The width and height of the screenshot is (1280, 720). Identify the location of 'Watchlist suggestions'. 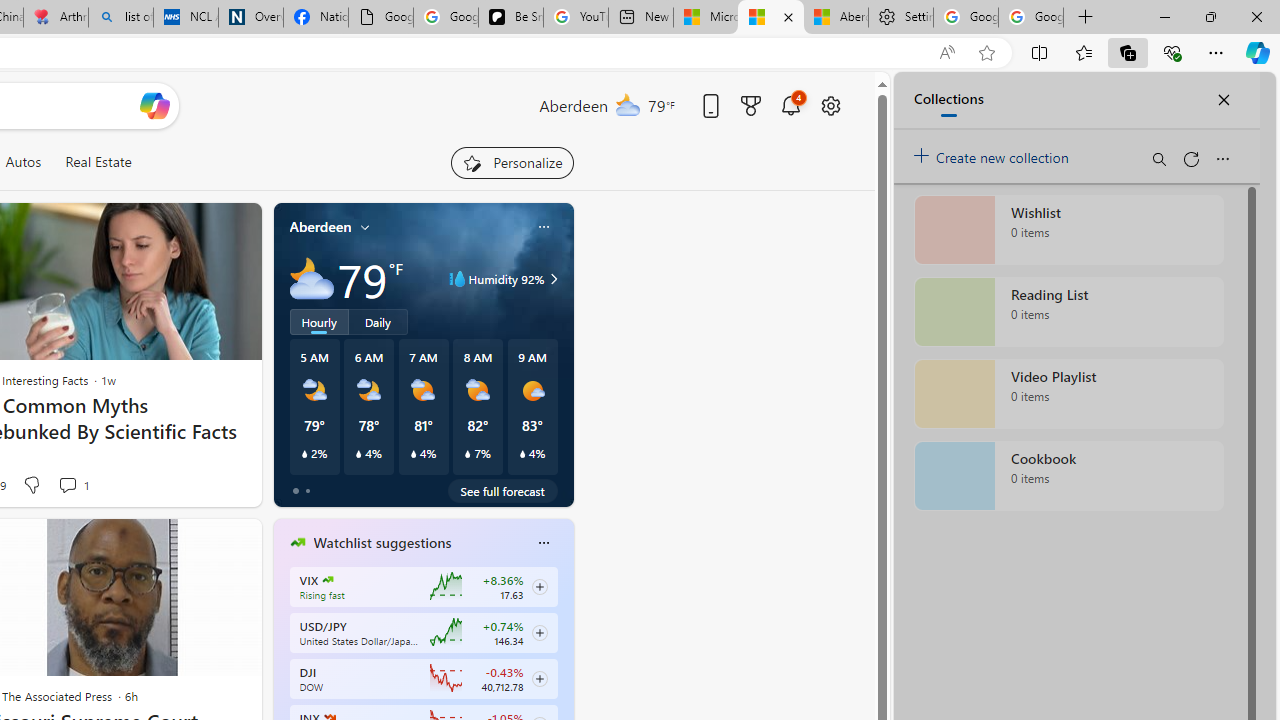
(382, 543).